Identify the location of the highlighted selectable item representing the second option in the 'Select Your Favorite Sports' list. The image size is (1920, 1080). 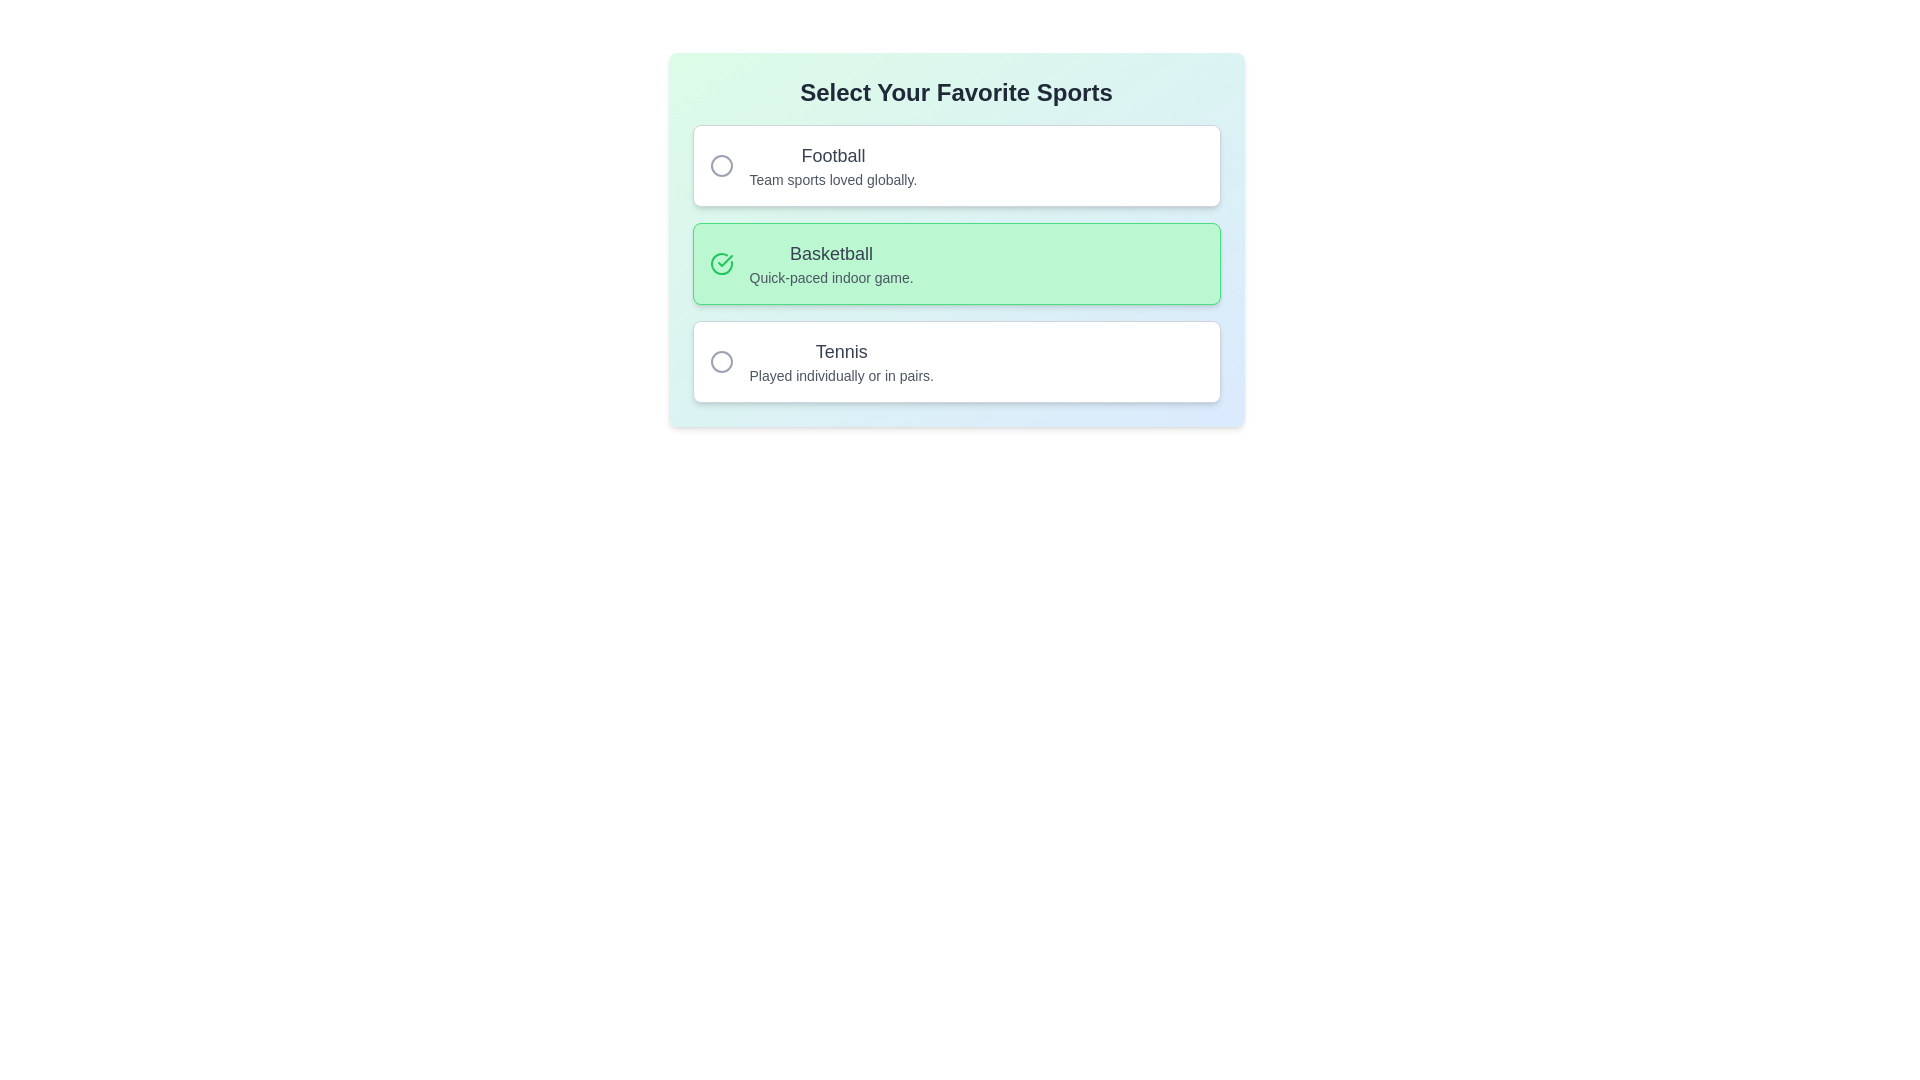
(955, 262).